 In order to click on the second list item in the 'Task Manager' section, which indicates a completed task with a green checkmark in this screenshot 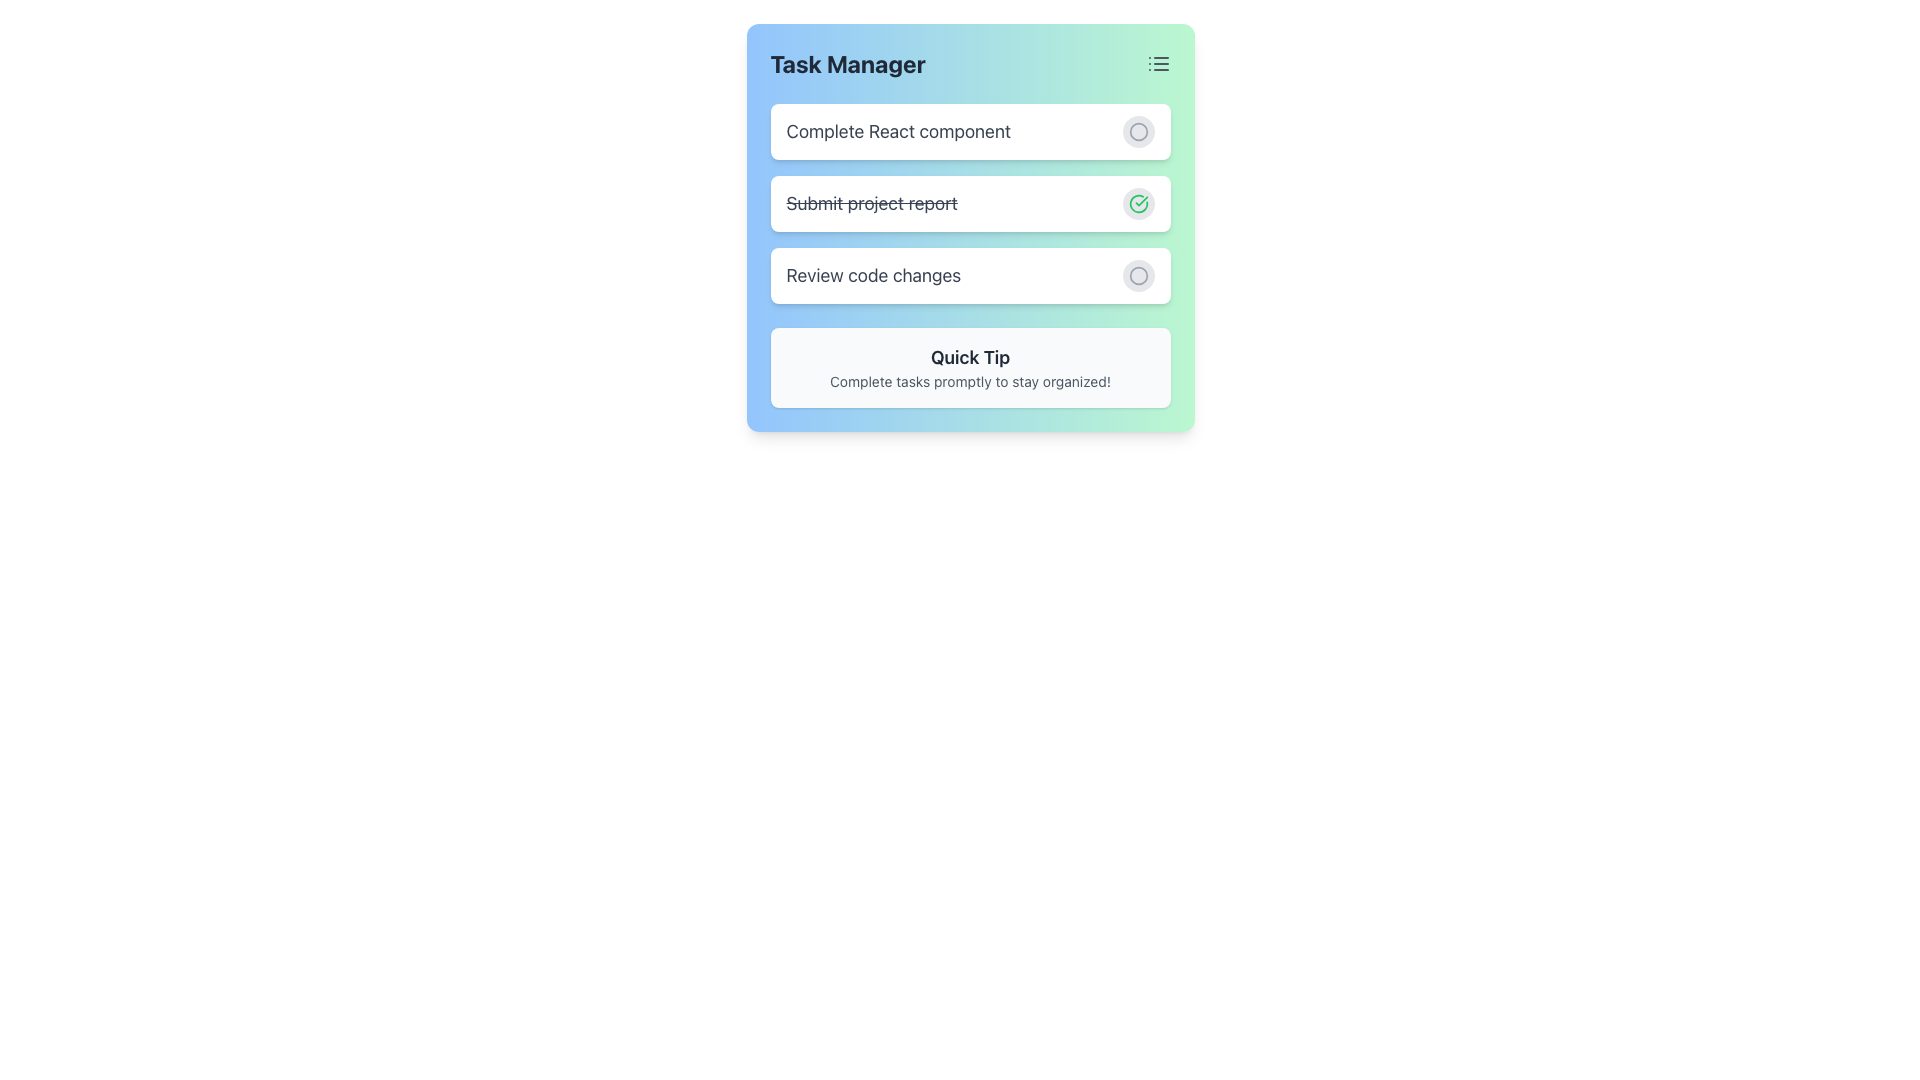, I will do `click(970, 204)`.